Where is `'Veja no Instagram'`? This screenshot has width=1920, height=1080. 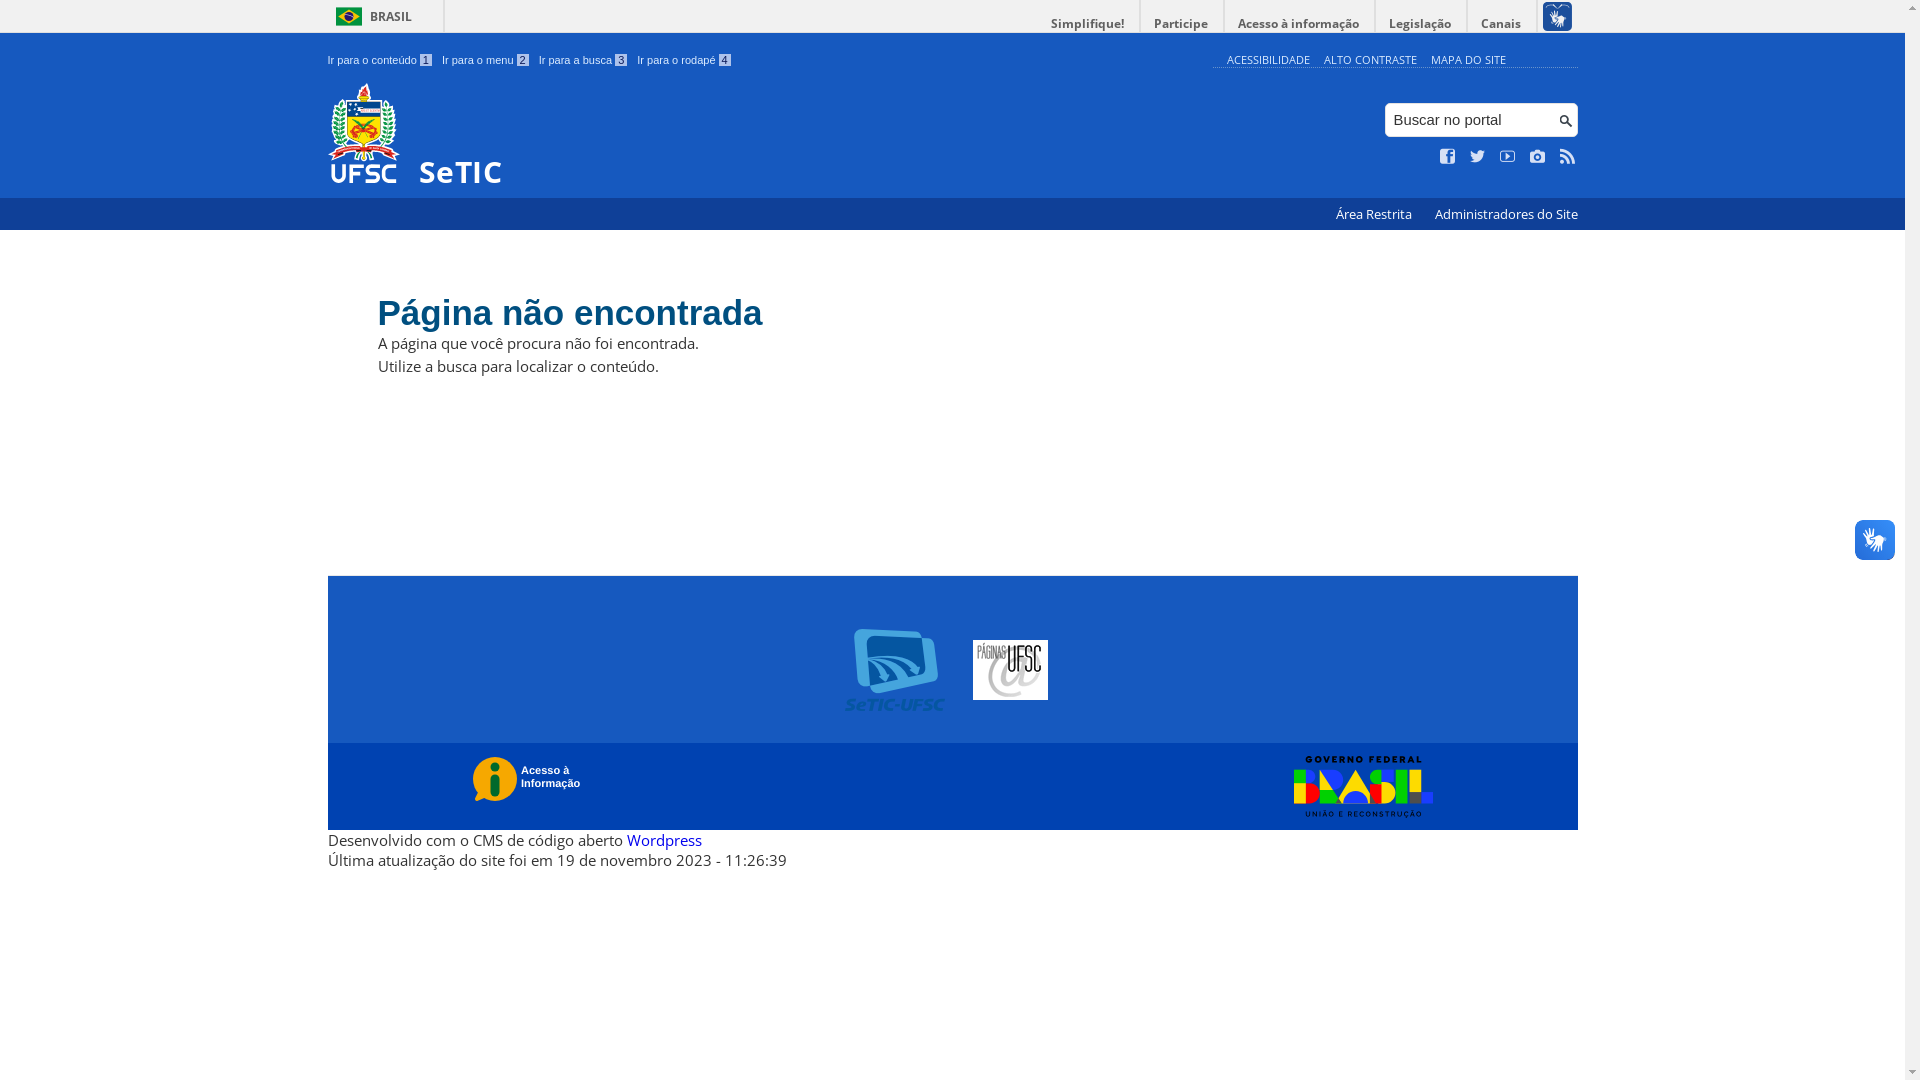 'Veja no Instagram' is located at coordinates (1536, 156).